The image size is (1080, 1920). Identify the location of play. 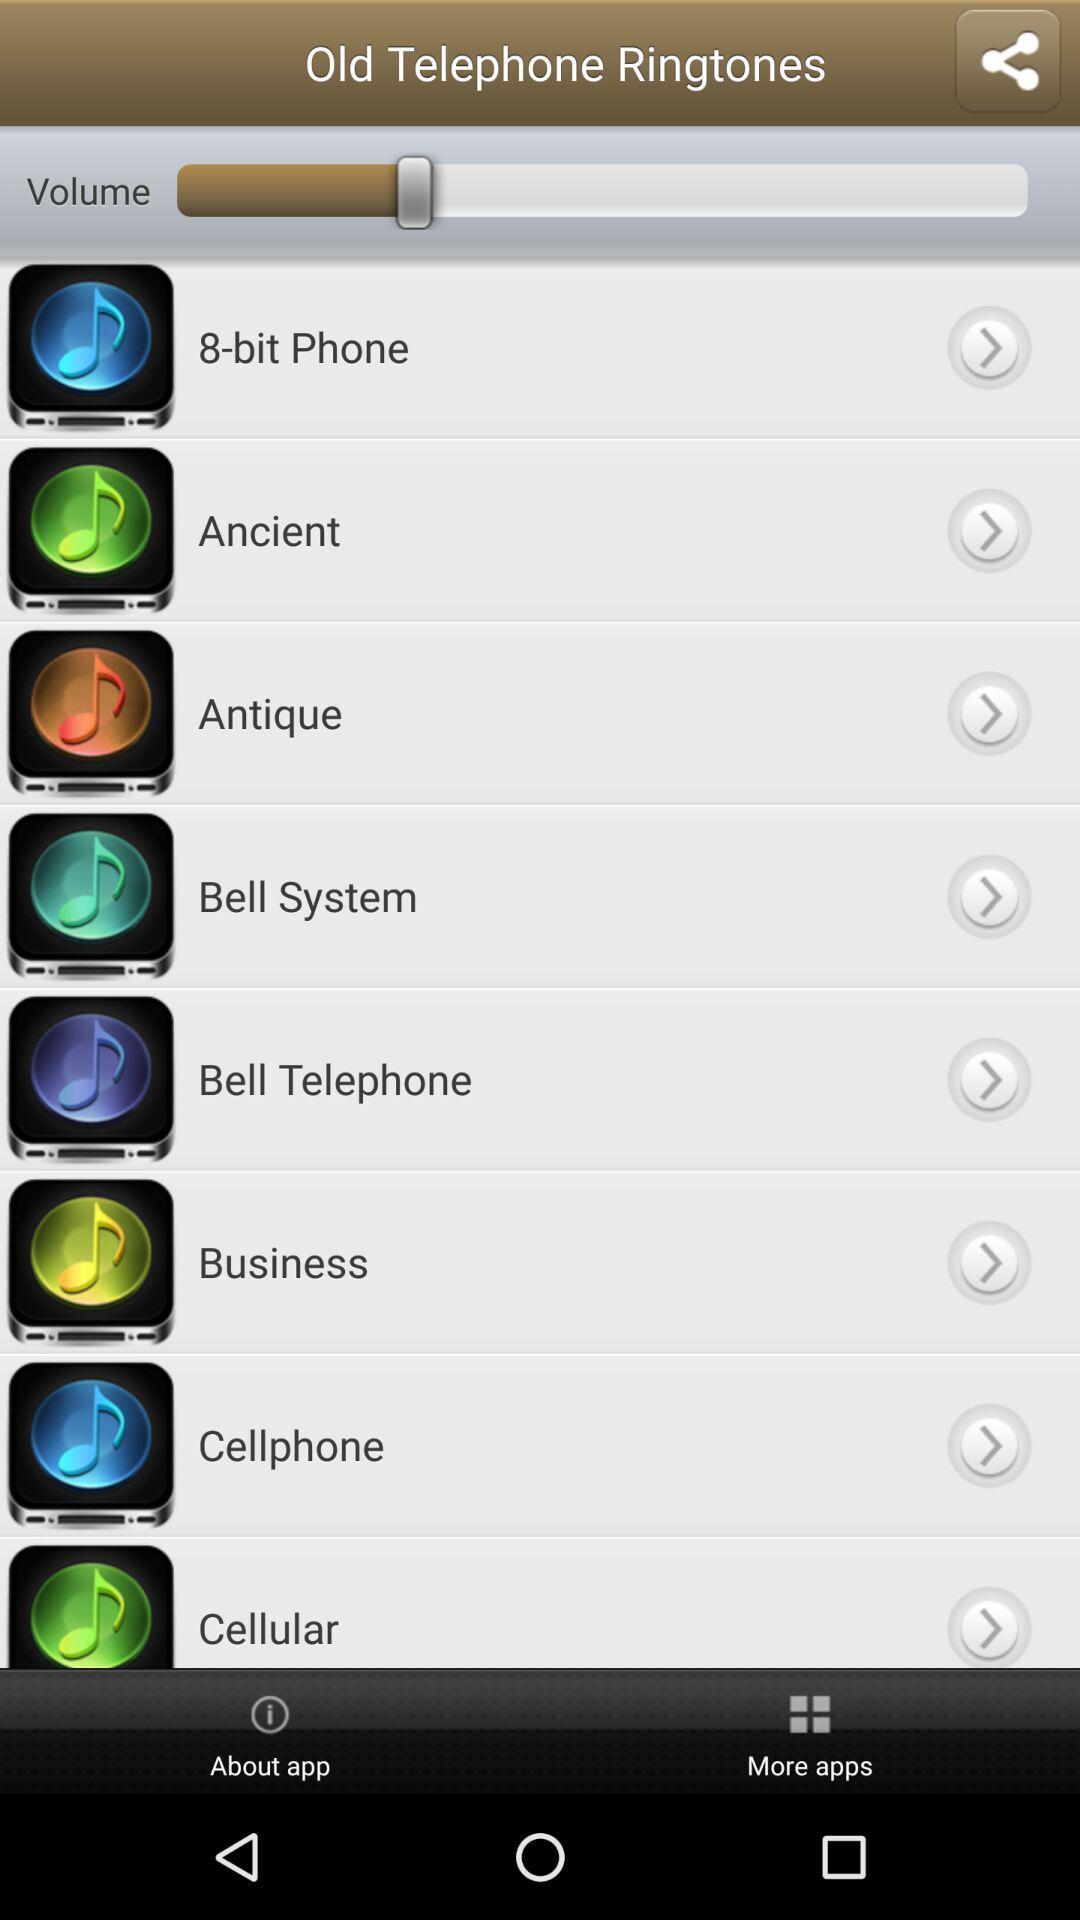
(987, 1260).